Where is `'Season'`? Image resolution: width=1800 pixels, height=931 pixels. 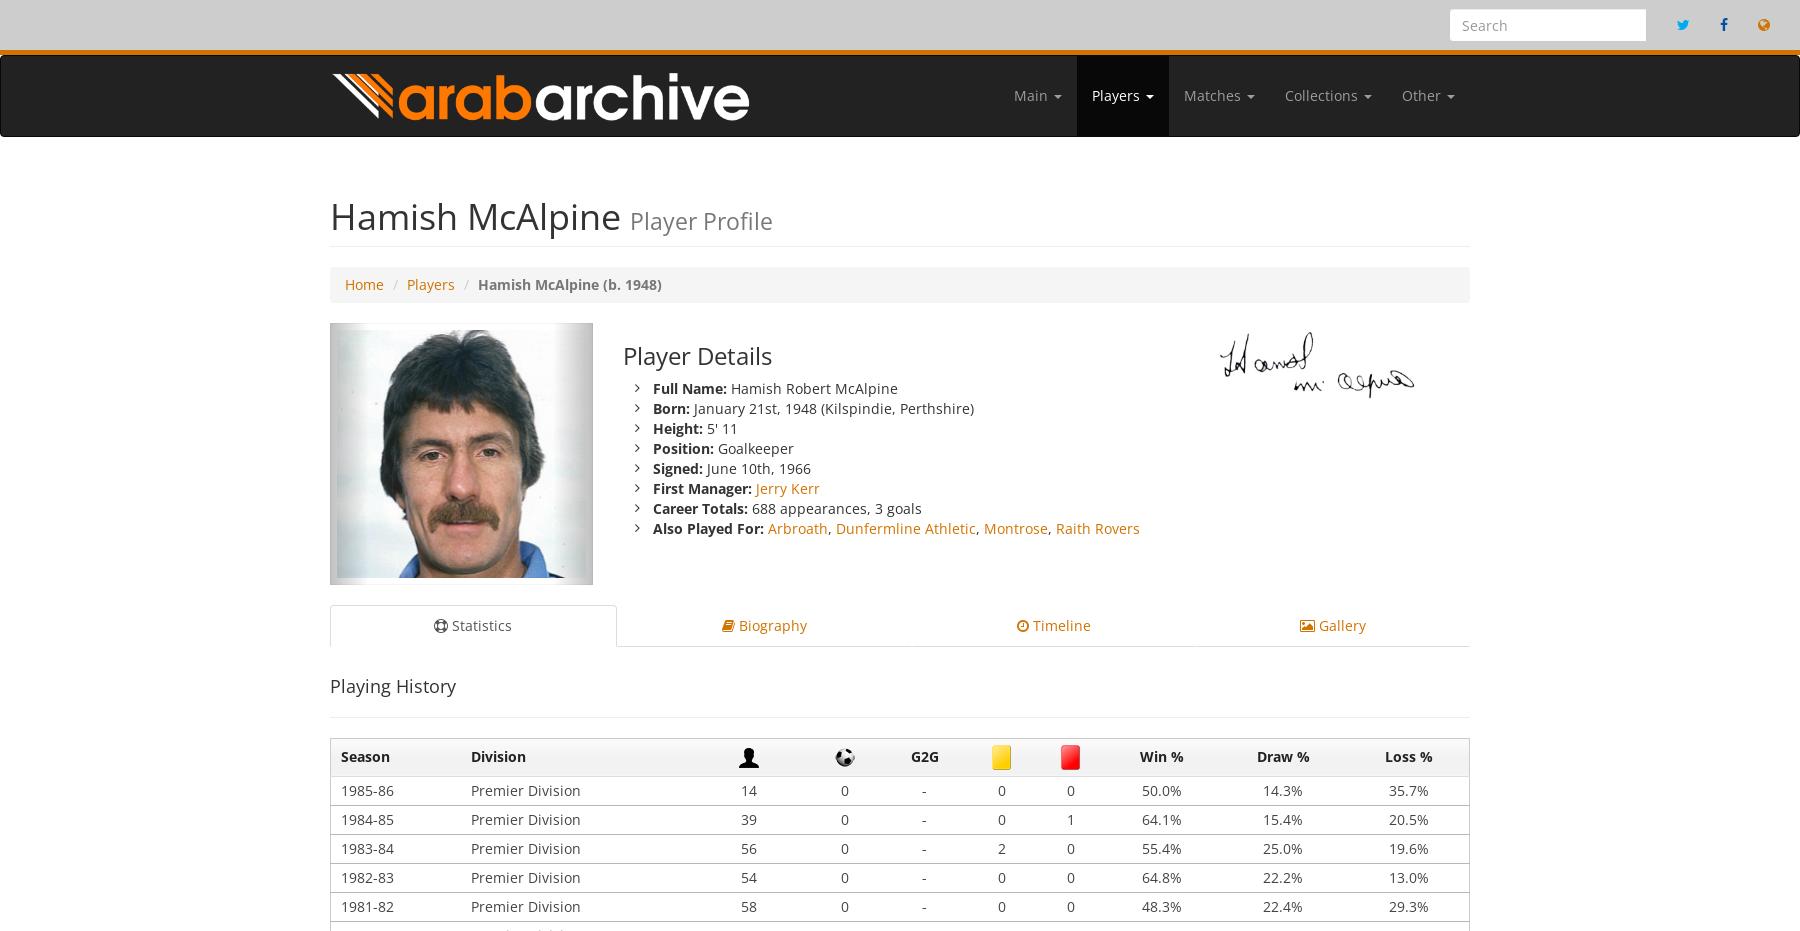 'Season' is located at coordinates (365, 756).